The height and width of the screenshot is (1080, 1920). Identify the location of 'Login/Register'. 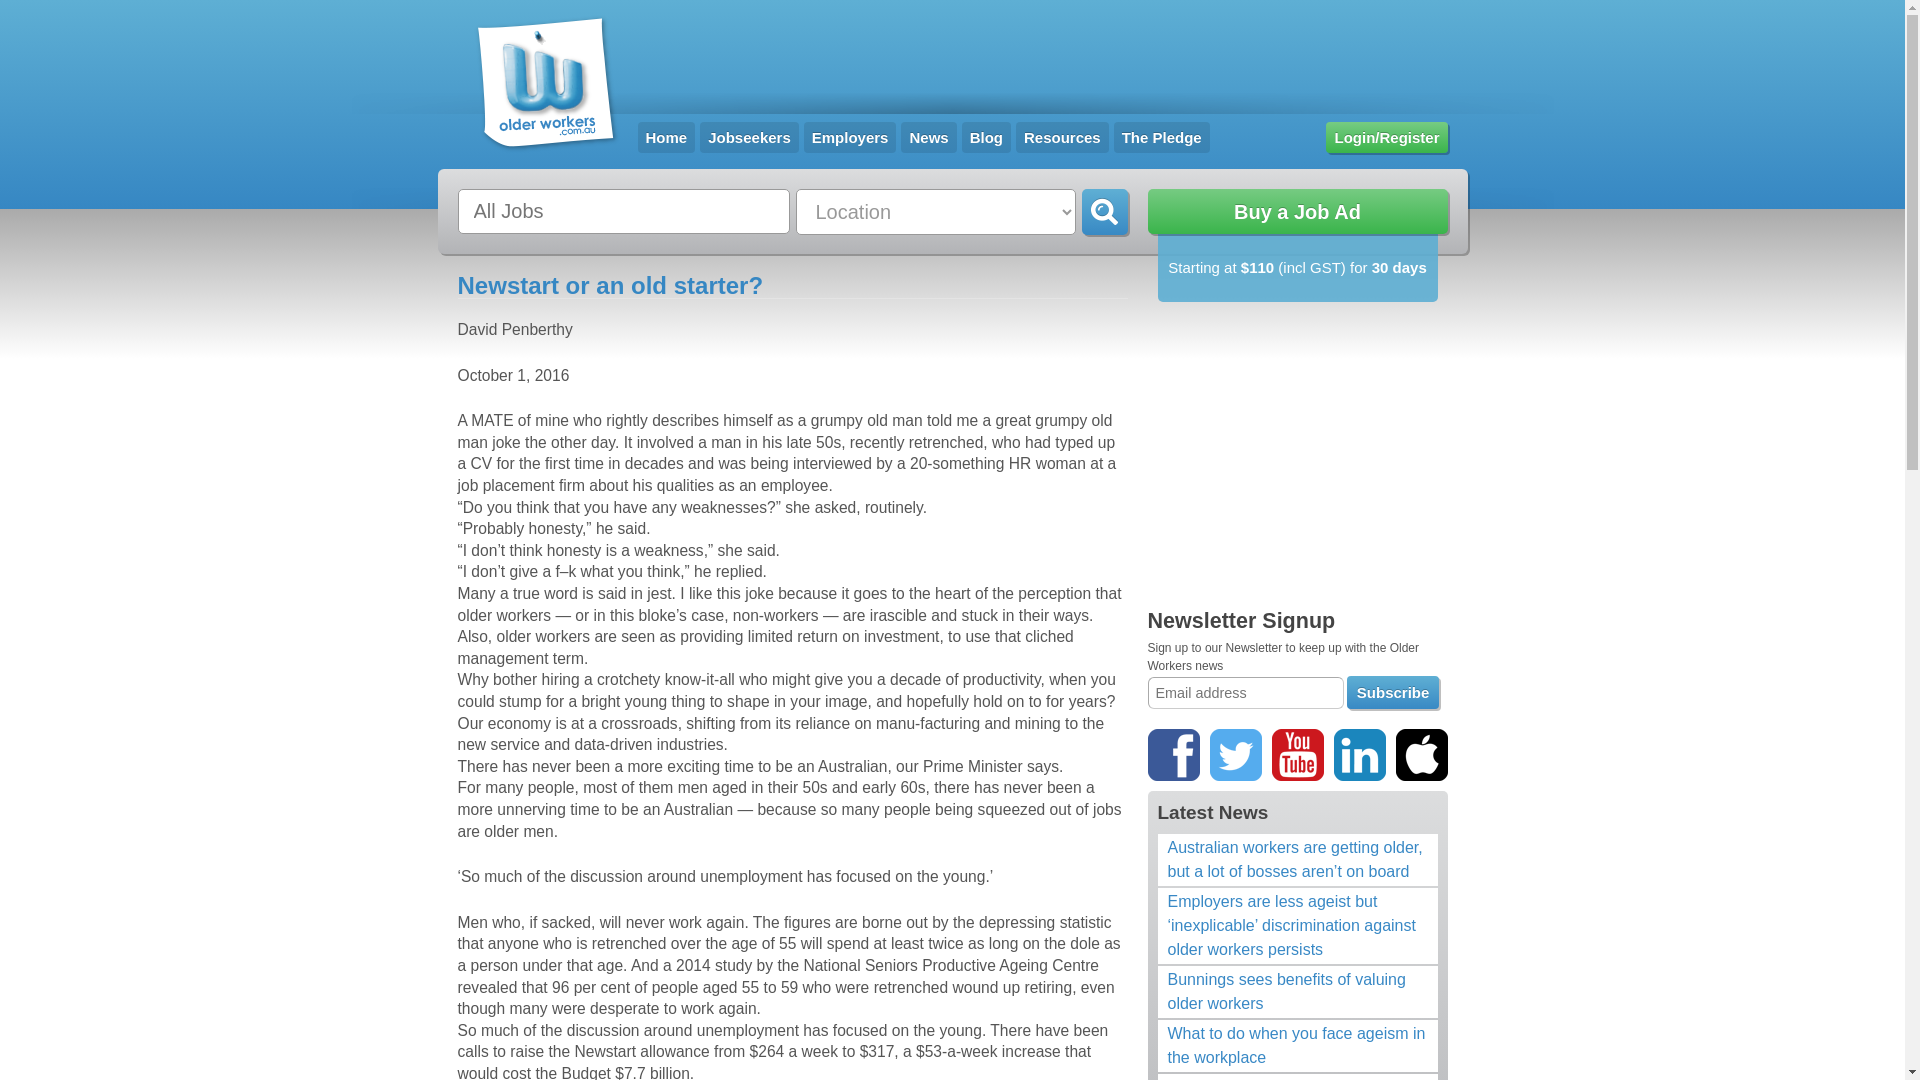
(1385, 136).